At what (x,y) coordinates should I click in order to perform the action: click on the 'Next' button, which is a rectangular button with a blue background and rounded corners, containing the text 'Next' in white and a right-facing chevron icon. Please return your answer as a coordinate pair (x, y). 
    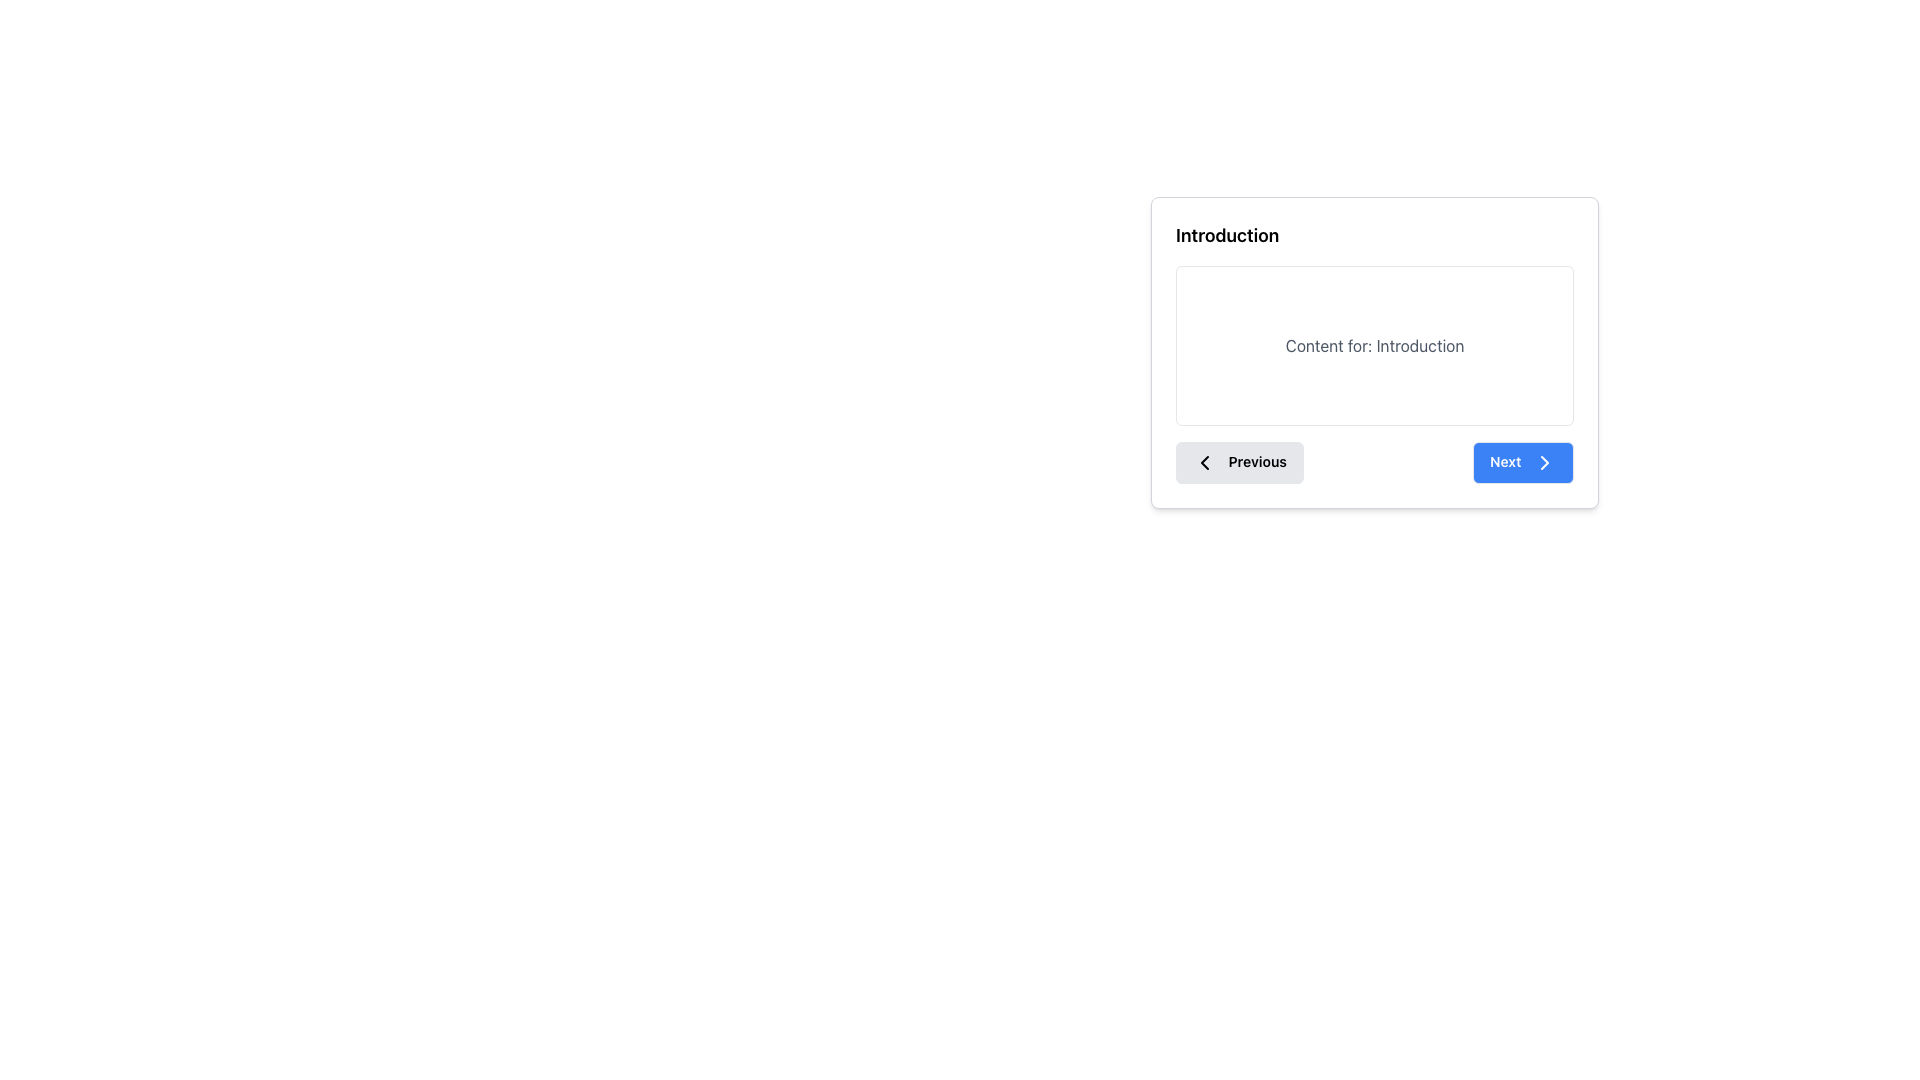
    Looking at the image, I should click on (1522, 462).